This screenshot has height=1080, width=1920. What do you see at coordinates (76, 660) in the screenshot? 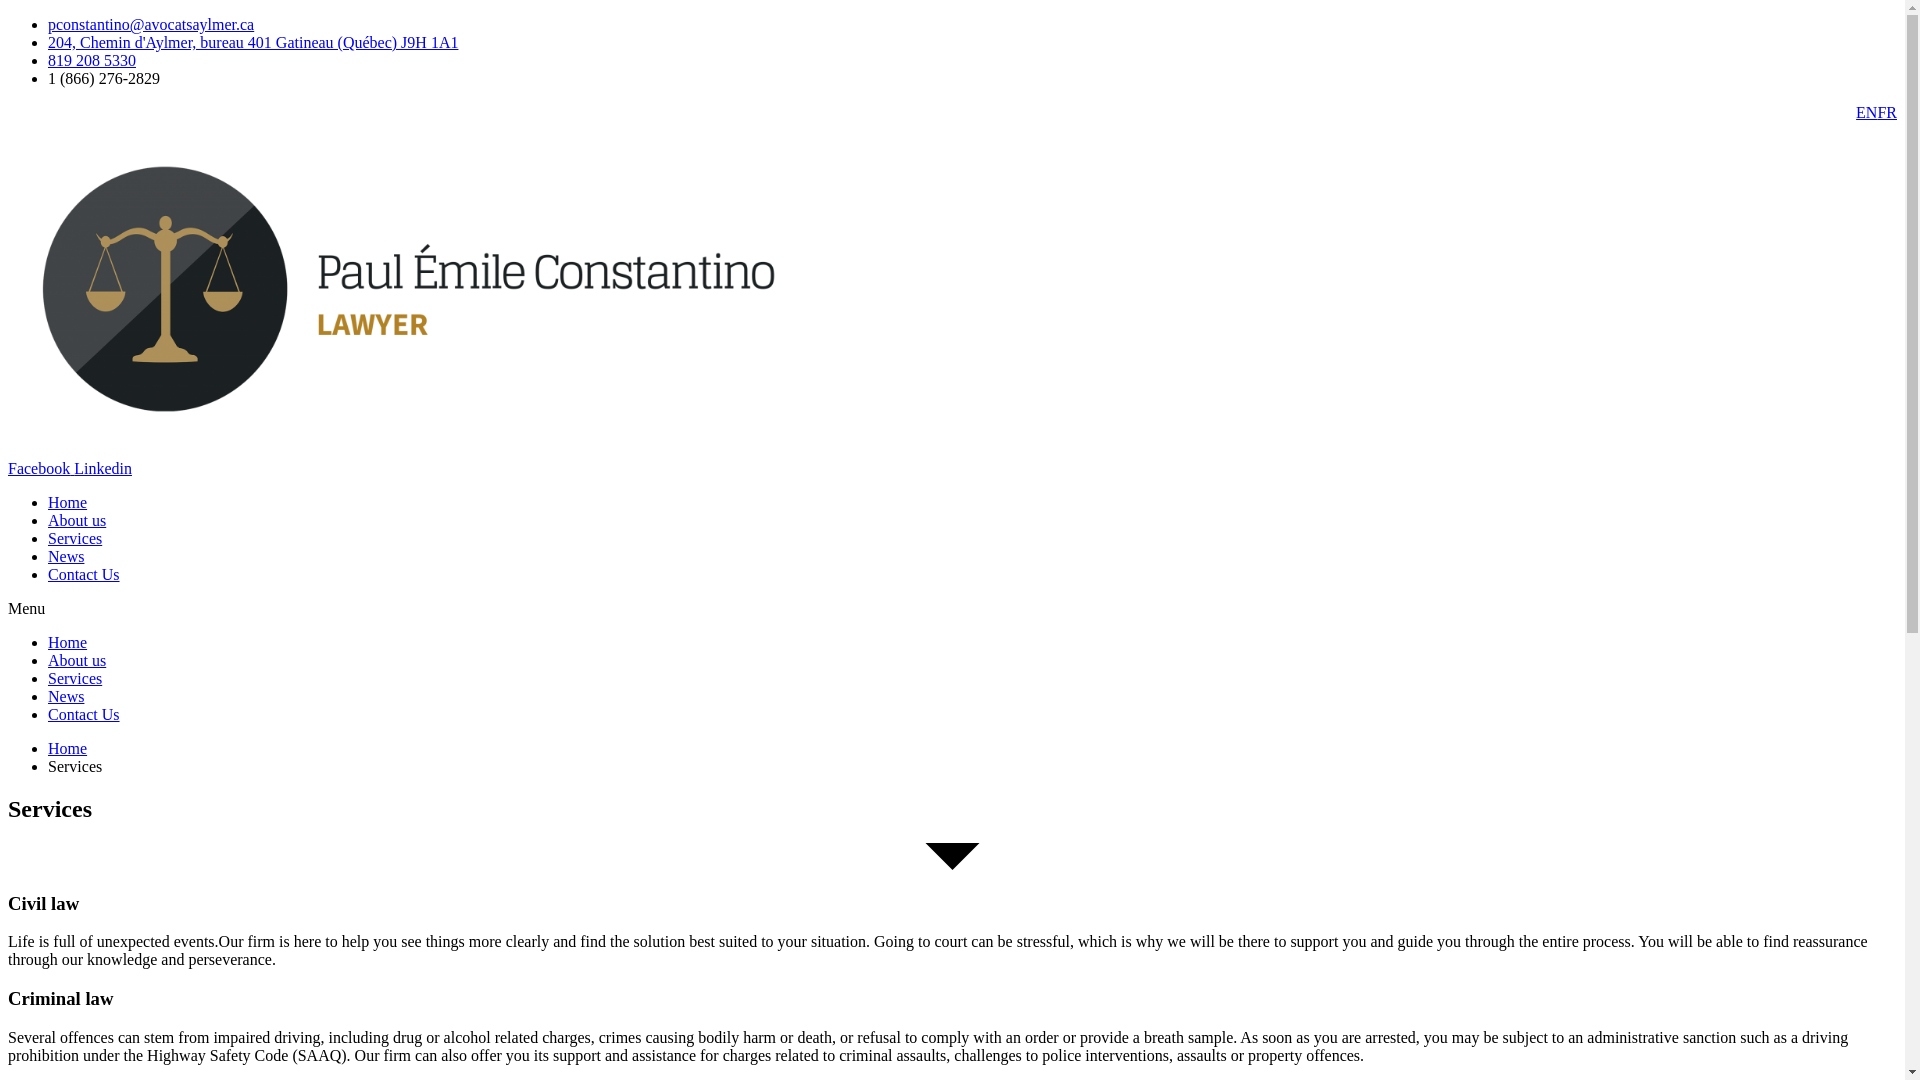
I see `'About us'` at bounding box center [76, 660].